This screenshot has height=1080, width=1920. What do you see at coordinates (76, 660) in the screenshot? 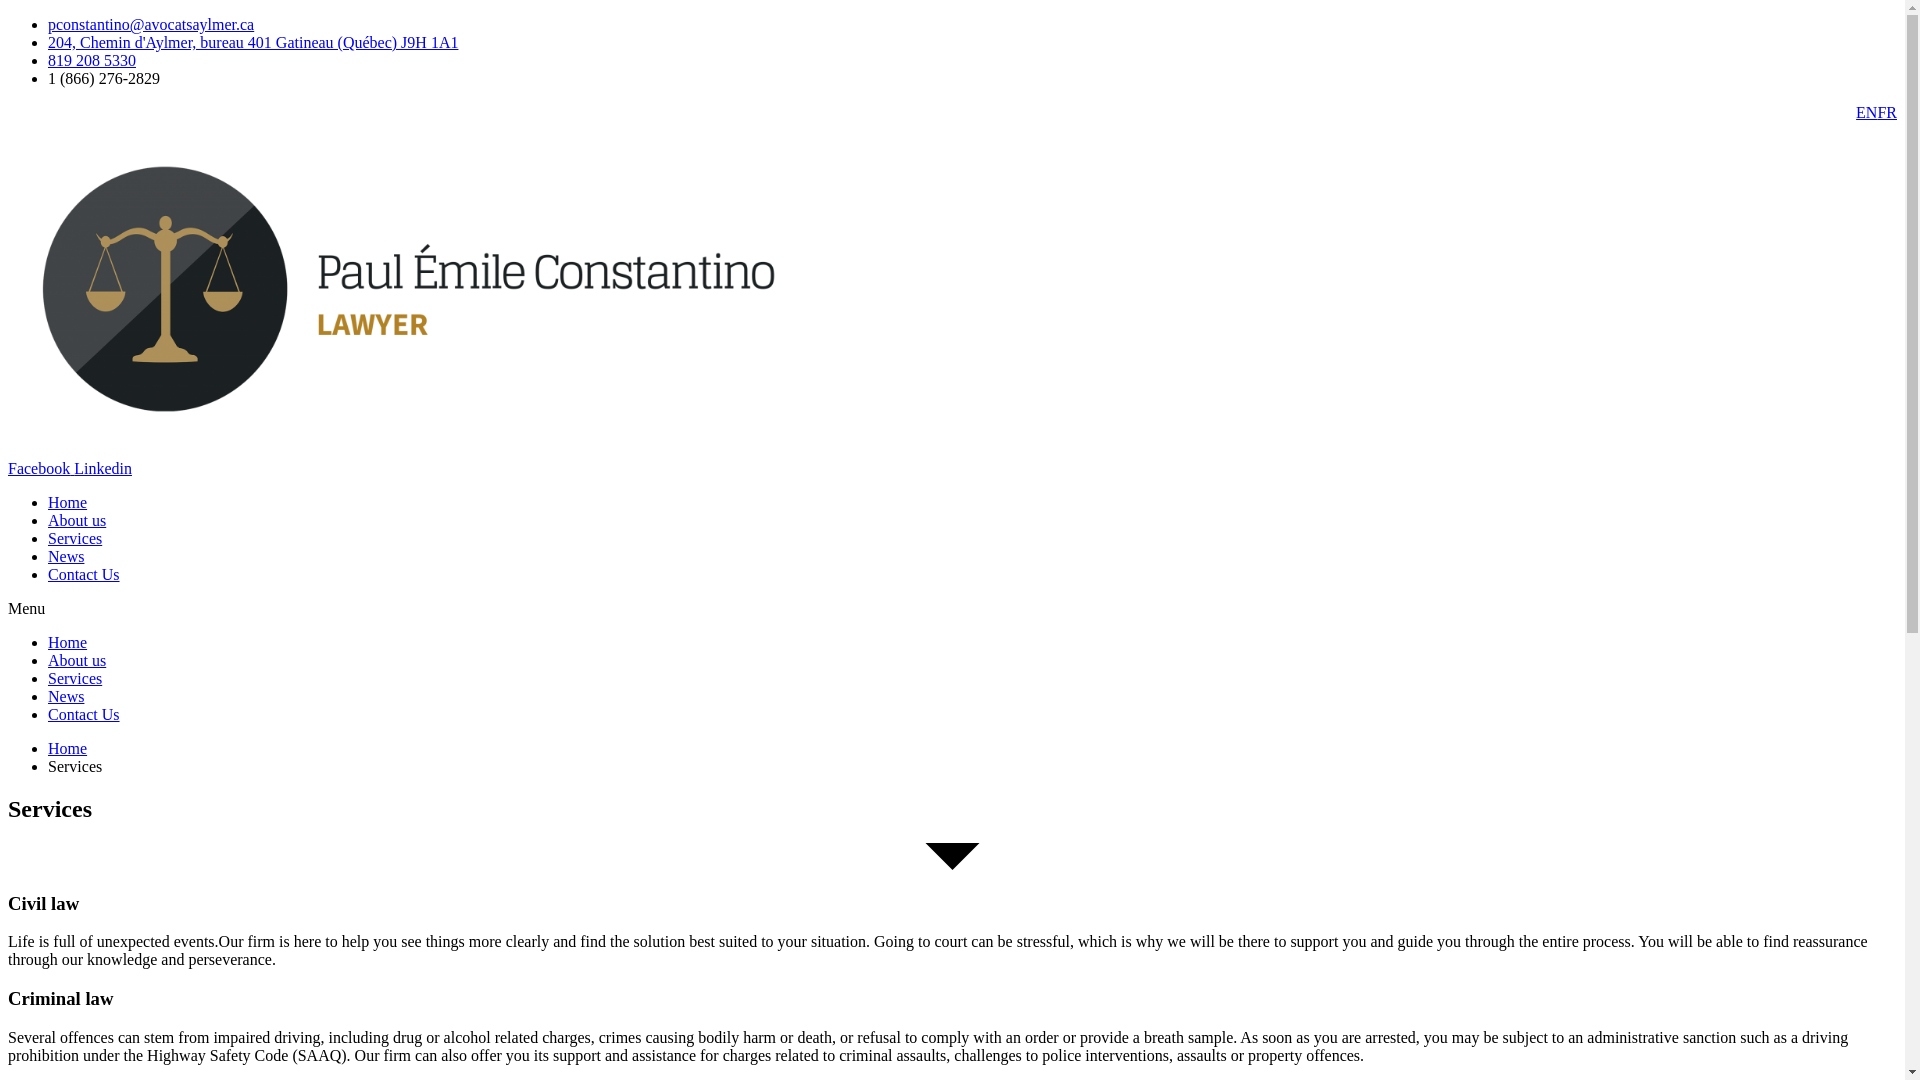
I see `'About us'` at bounding box center [76, 660].